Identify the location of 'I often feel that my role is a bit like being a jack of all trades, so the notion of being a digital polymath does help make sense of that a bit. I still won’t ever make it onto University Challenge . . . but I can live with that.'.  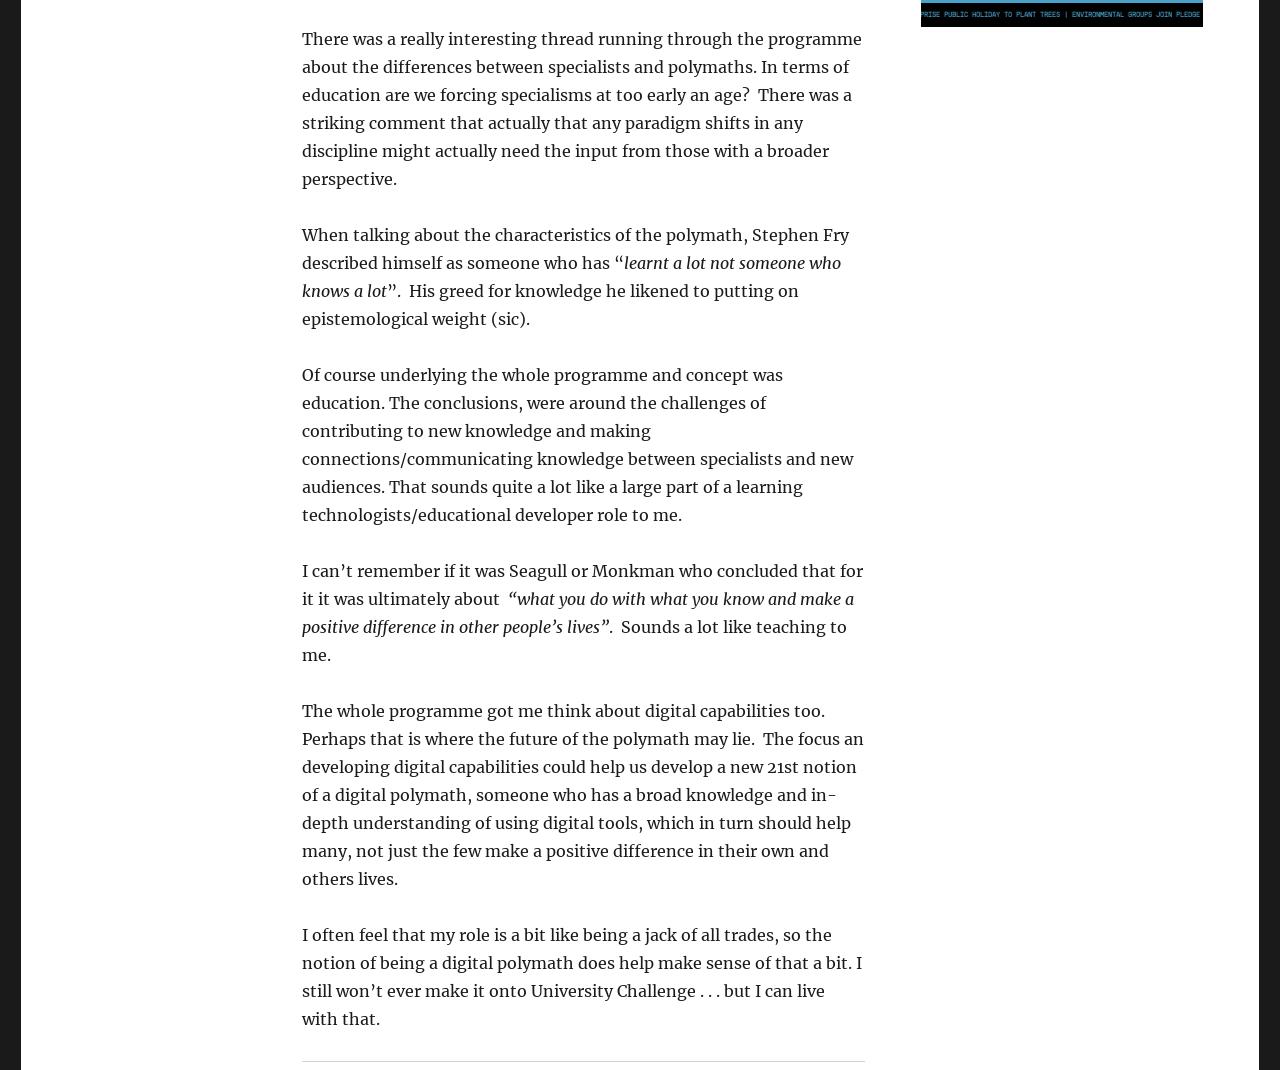
(581, 976).